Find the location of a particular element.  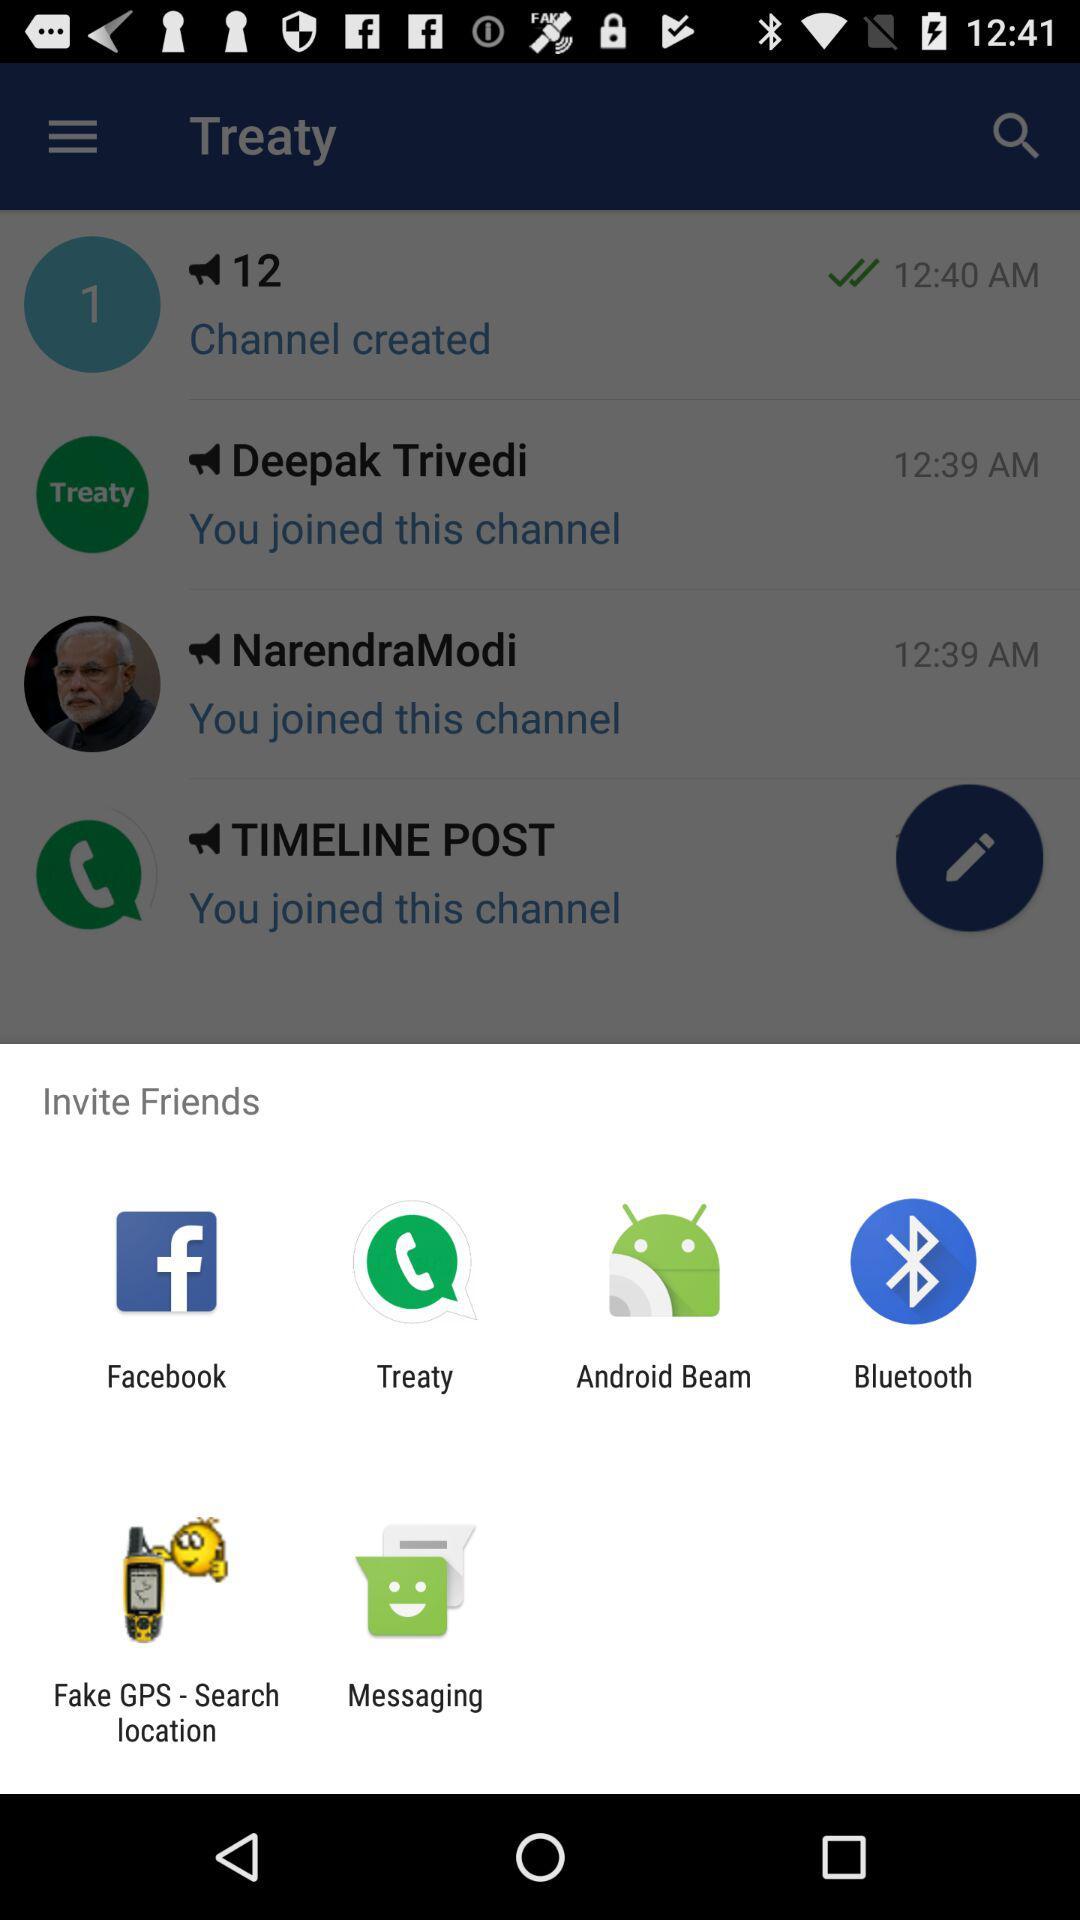

the icon next to the fake gps search app is located at coordinates (414, 1711).